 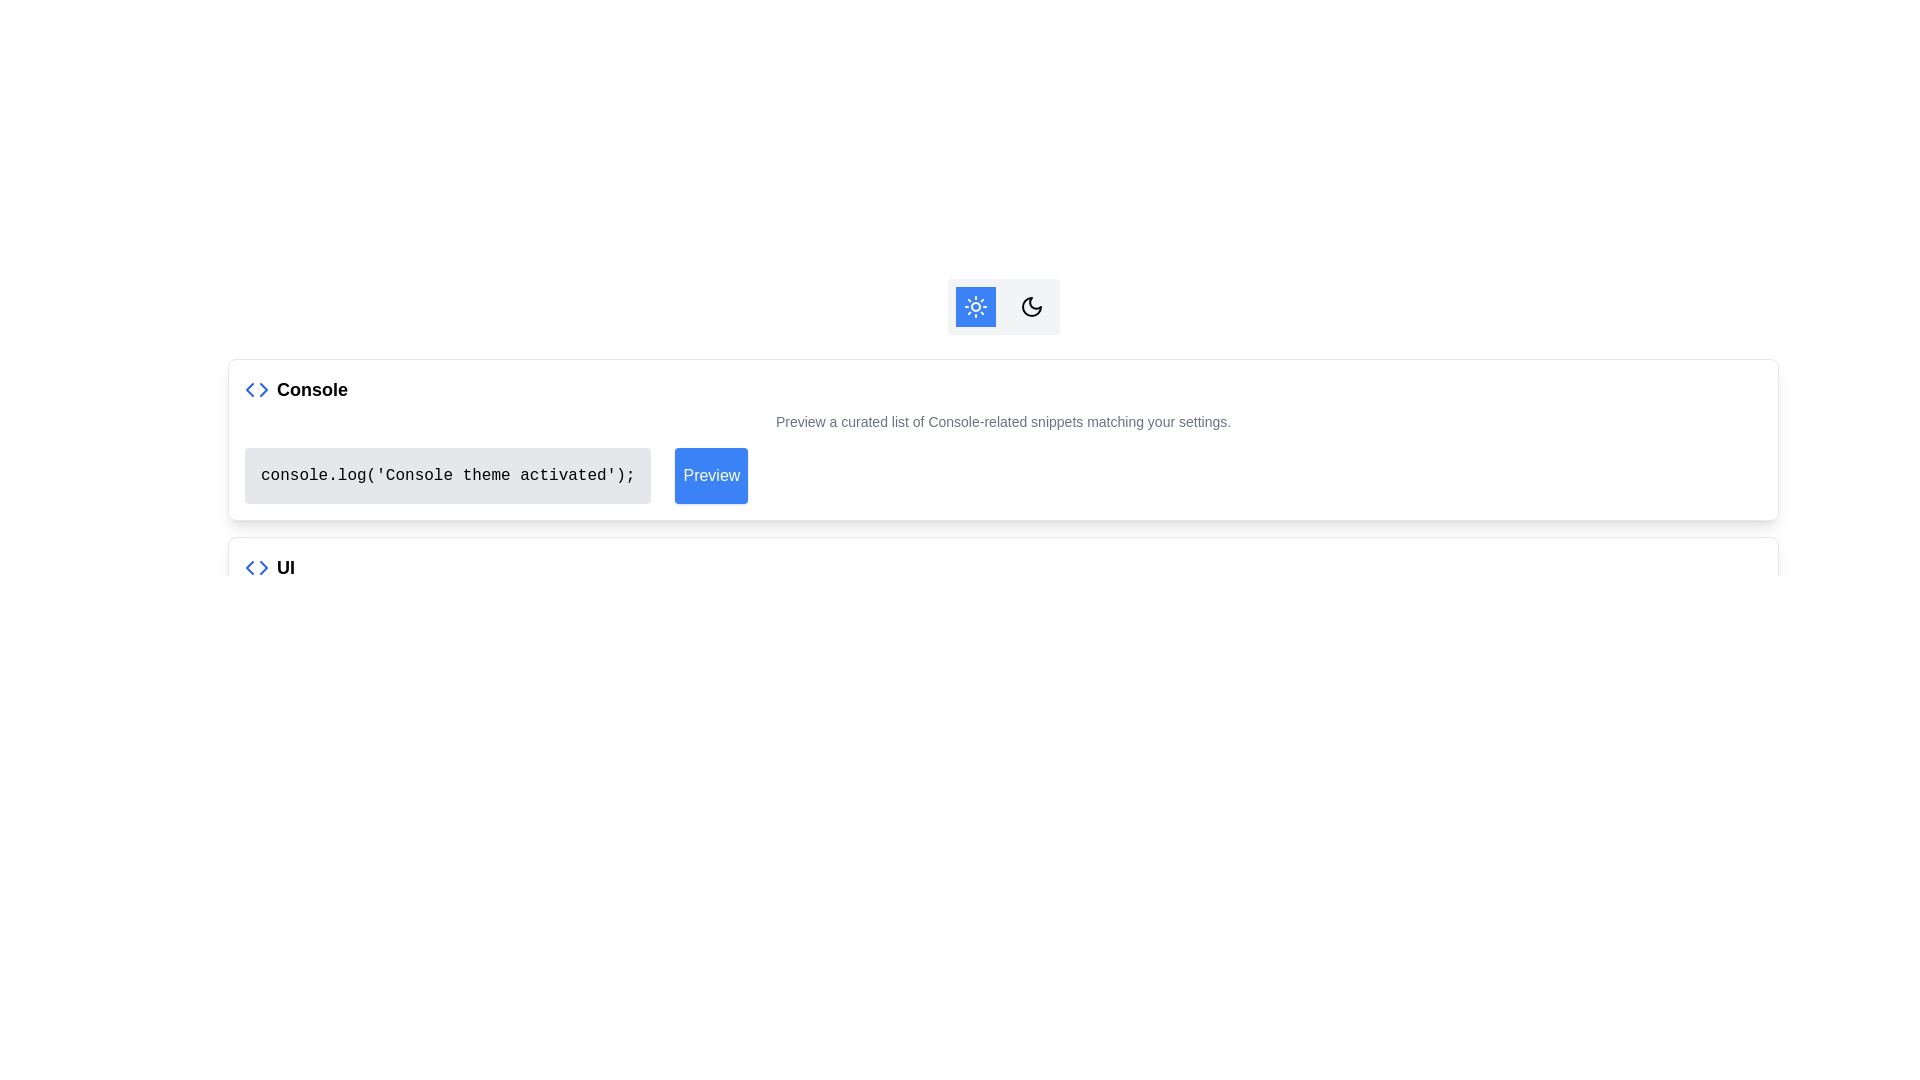 What do you see at coordinates (1031, 307) in the screenshot?
I see `the crescent moon icon styled in a minimal design` at bounding box center [1031, 307].